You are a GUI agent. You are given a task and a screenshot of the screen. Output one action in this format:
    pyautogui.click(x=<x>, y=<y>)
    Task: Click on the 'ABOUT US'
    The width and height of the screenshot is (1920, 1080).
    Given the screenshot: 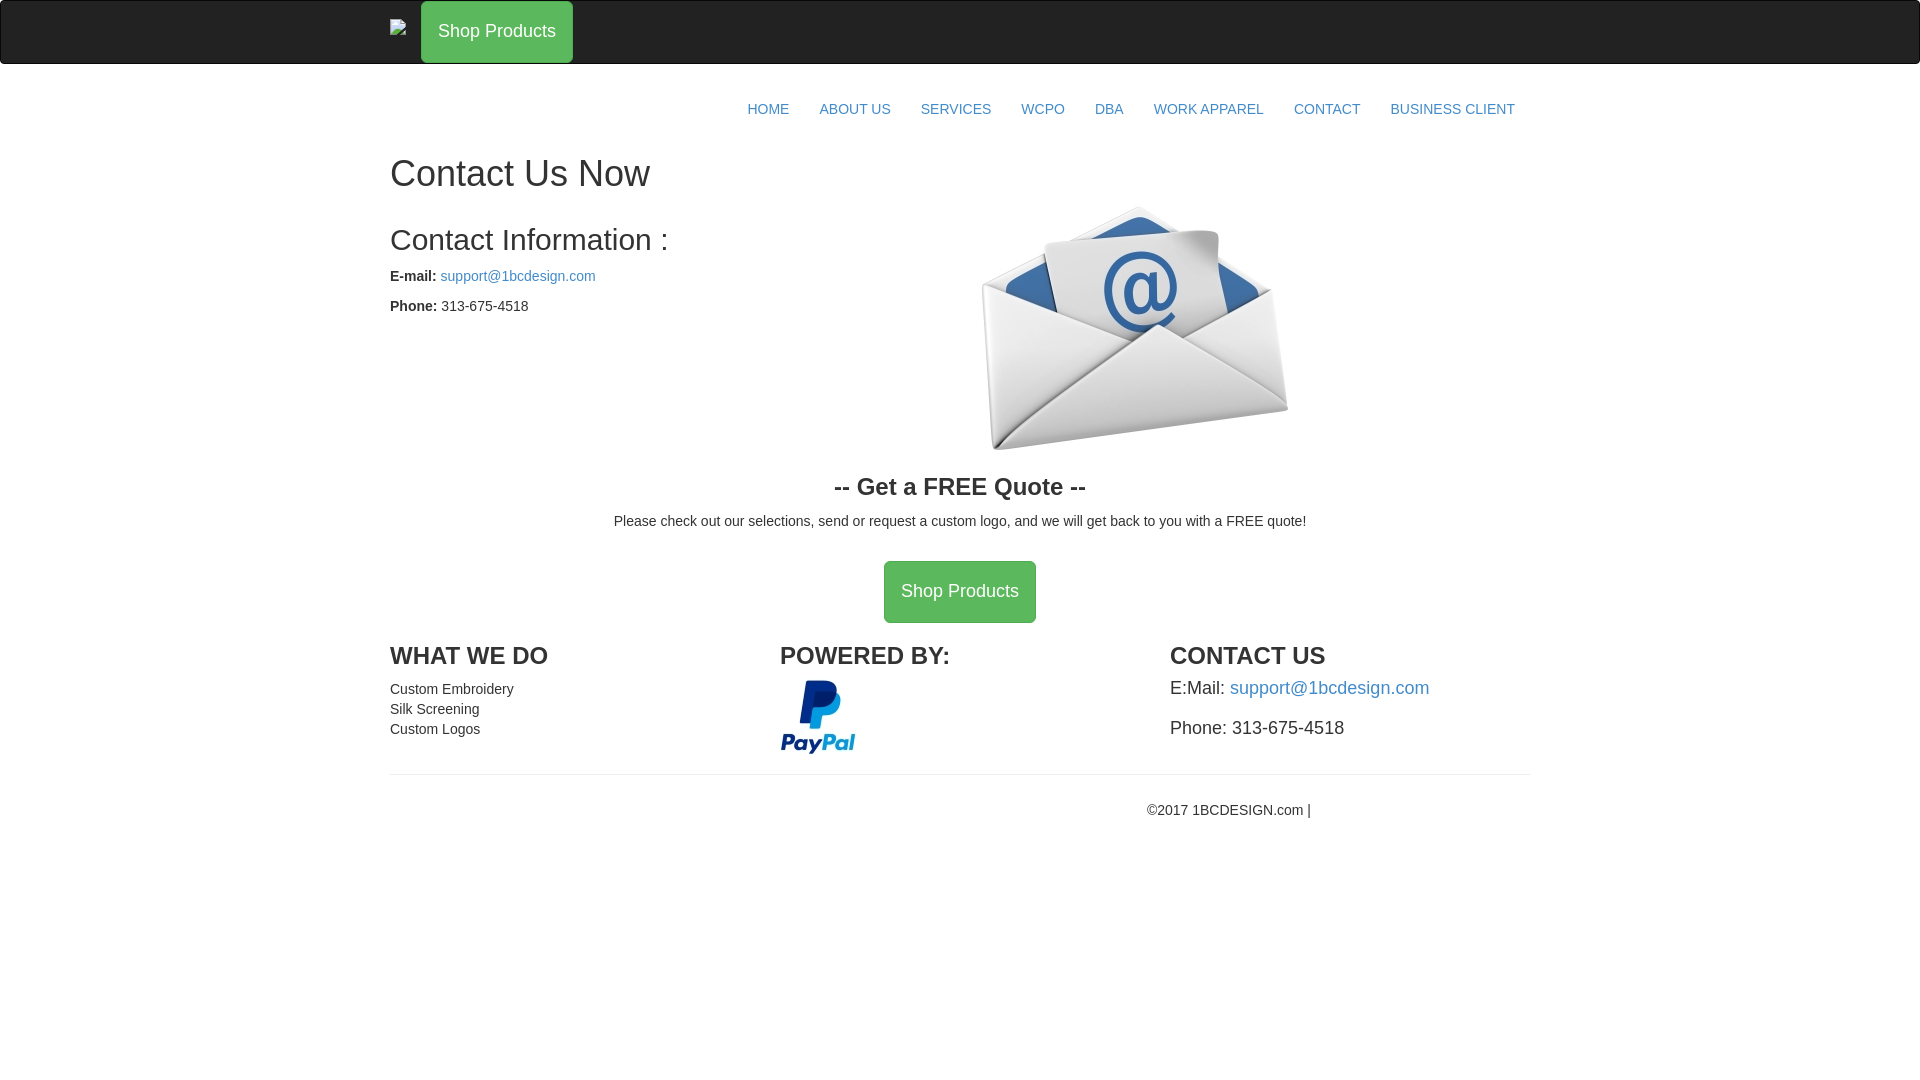 What is the action you would take?
    pyautogui.click(x=854, y=108)
    